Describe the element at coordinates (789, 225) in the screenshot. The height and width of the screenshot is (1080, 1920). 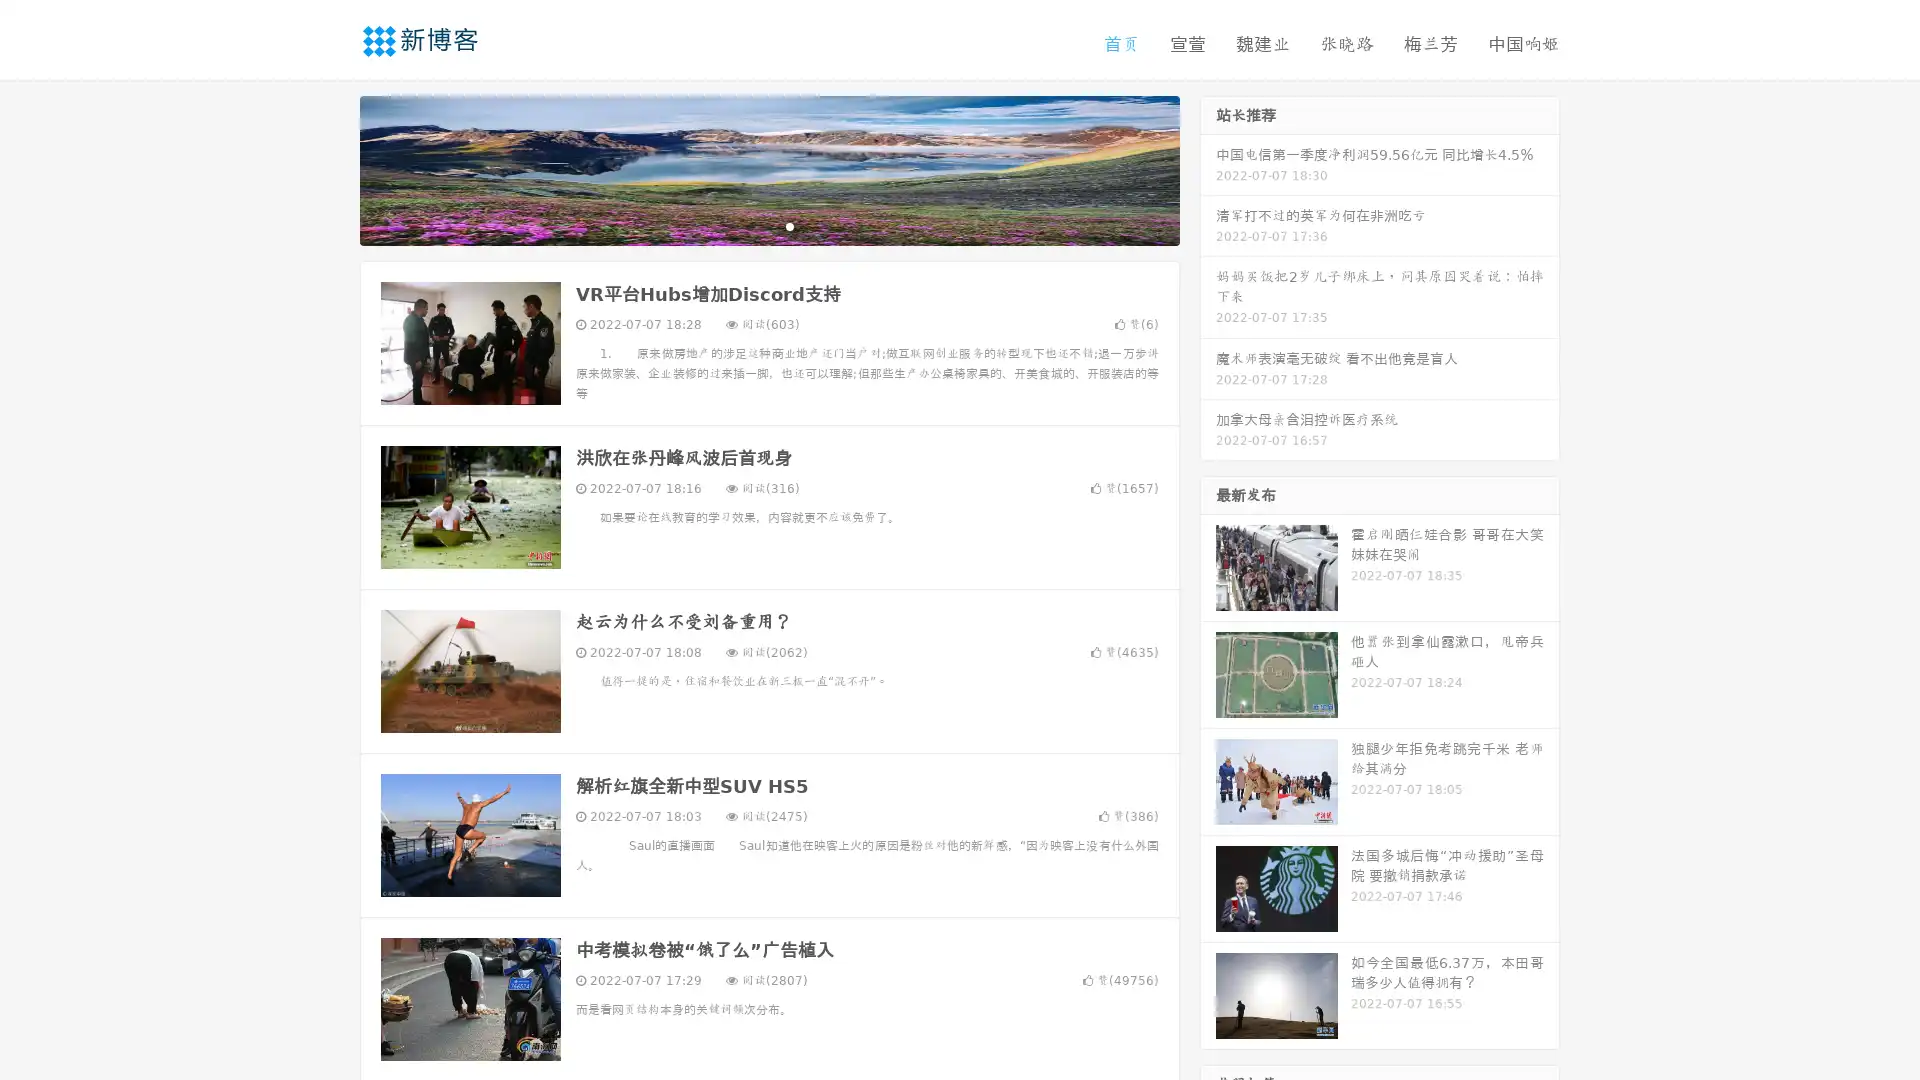
I see `Go to slide 3` at that location.